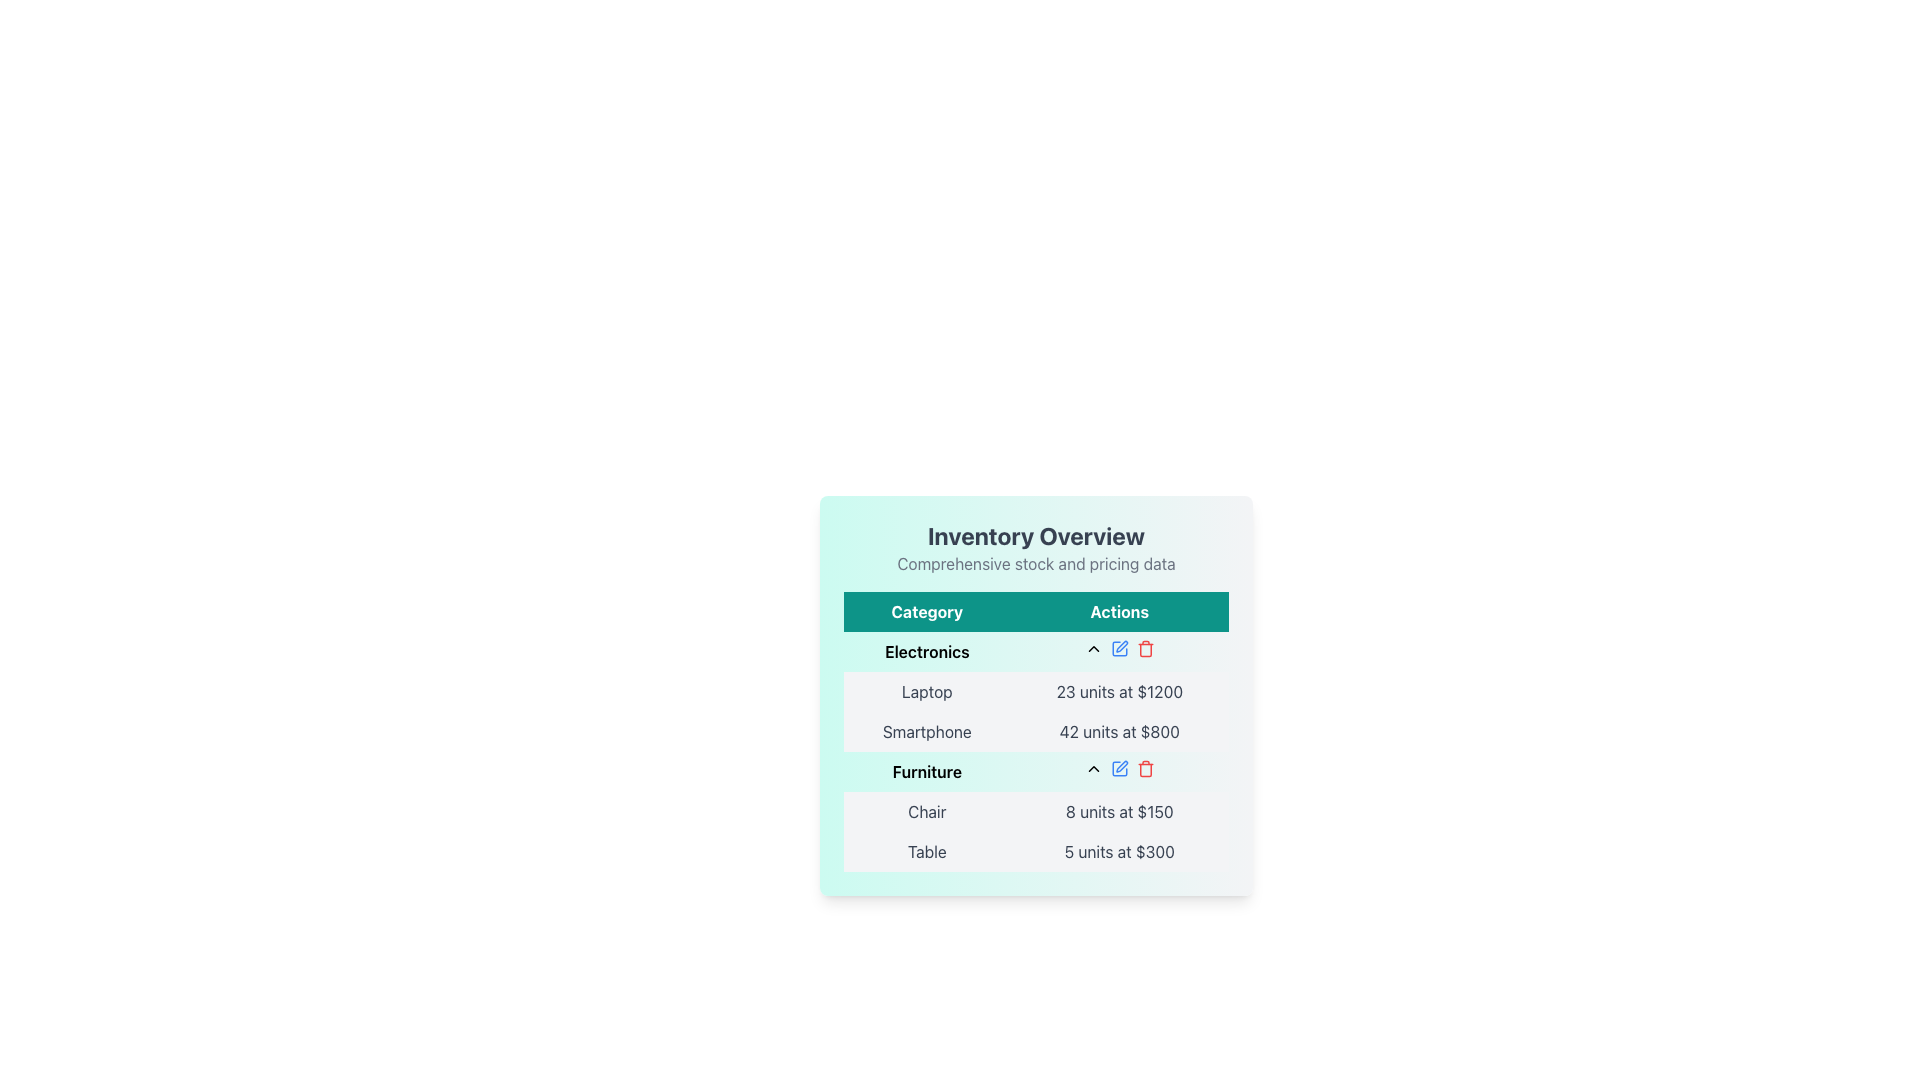  I want to click on the Button-like label that serves as a header for the action-related controls, positioned to the right of the 'Category' button, so click(1118, 611).